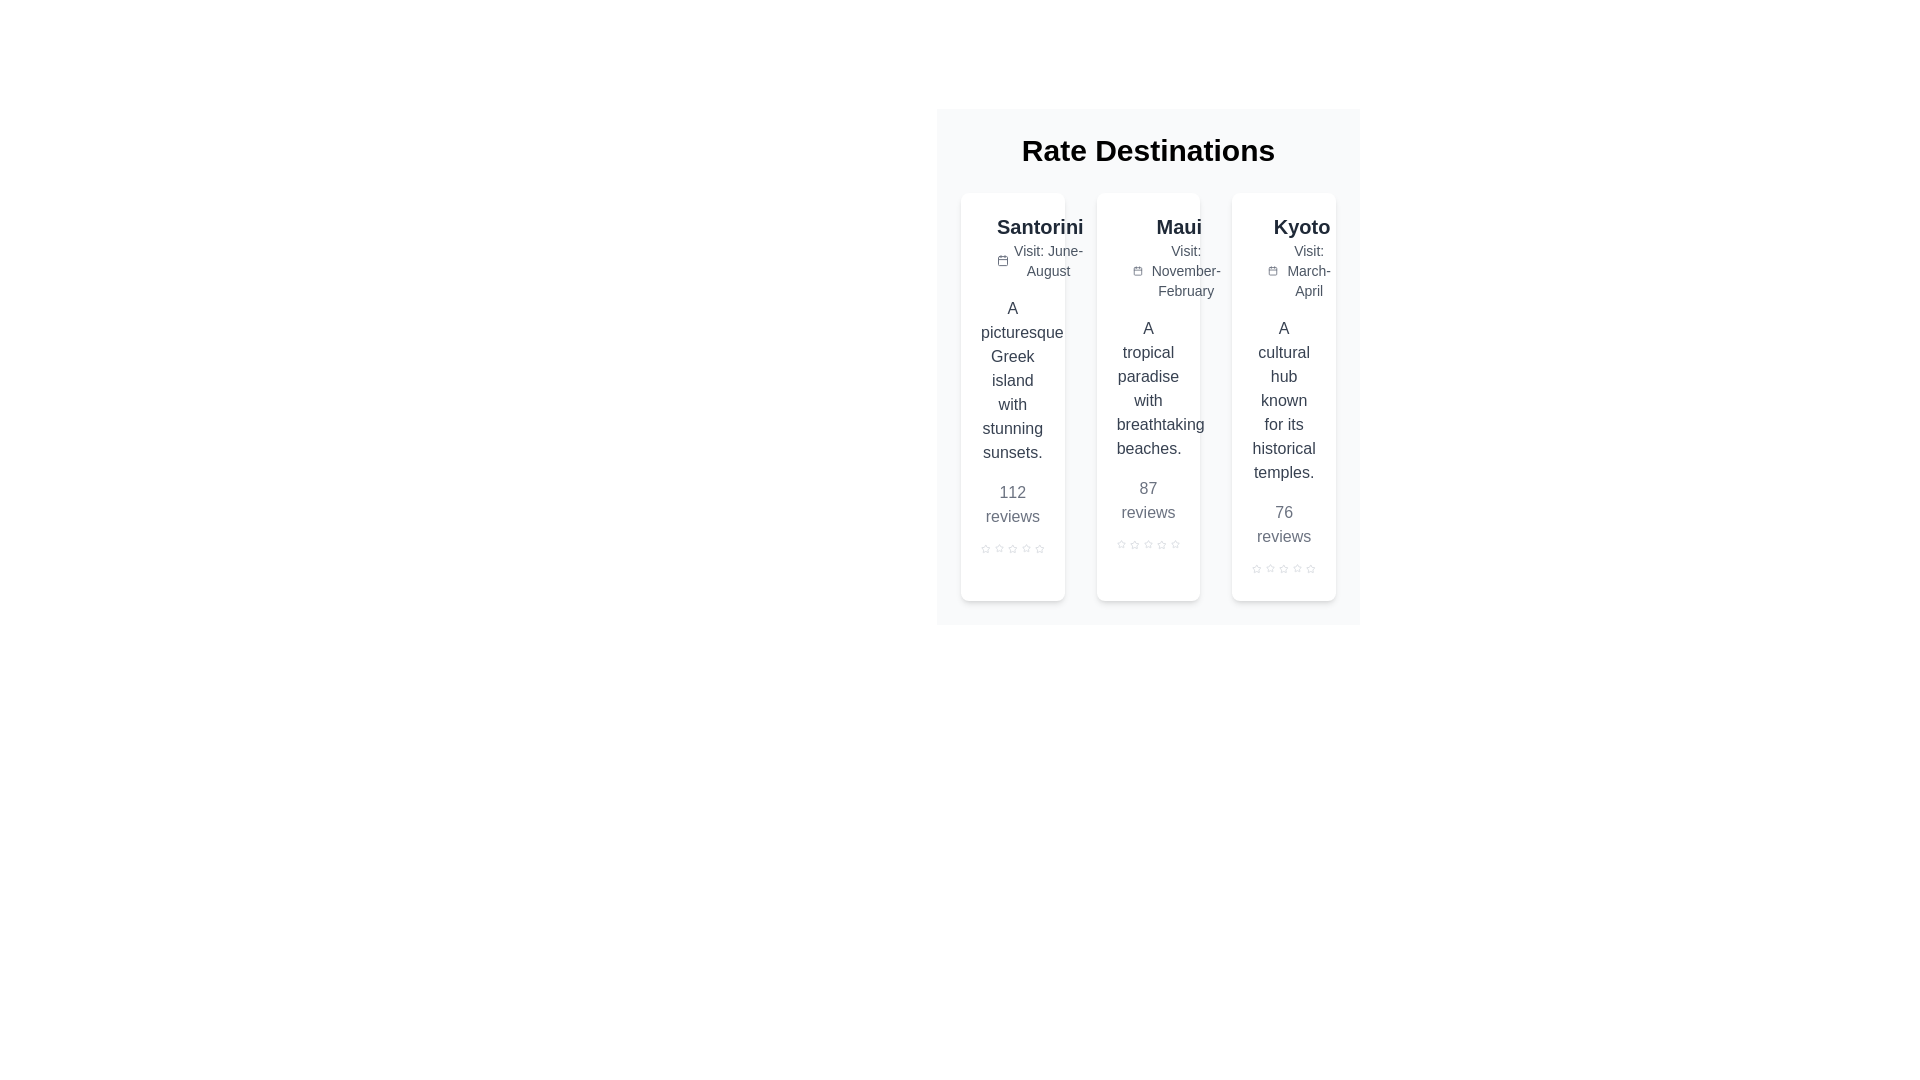 This screenshot has height=1080, width=1920. I want to click on the decorative SVG rectangle element that is part of the icon above the card titled 'Kyoto' located in the rightmost section of a three-column card layout, so click(1263, 235).